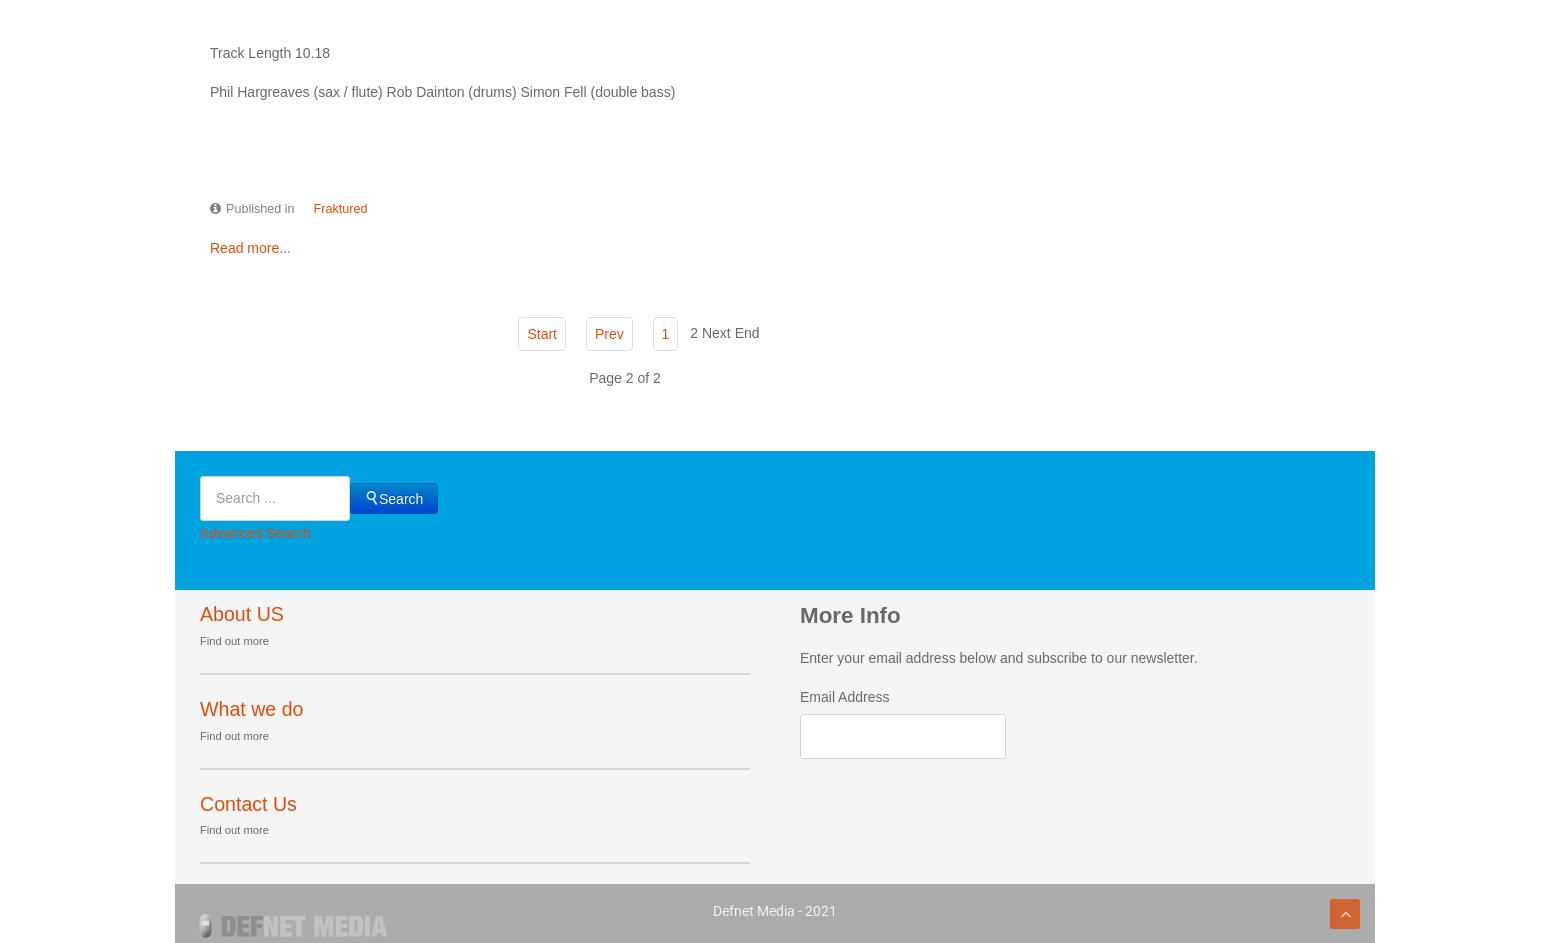  I want to click on 'Prev', so click(593, 332).